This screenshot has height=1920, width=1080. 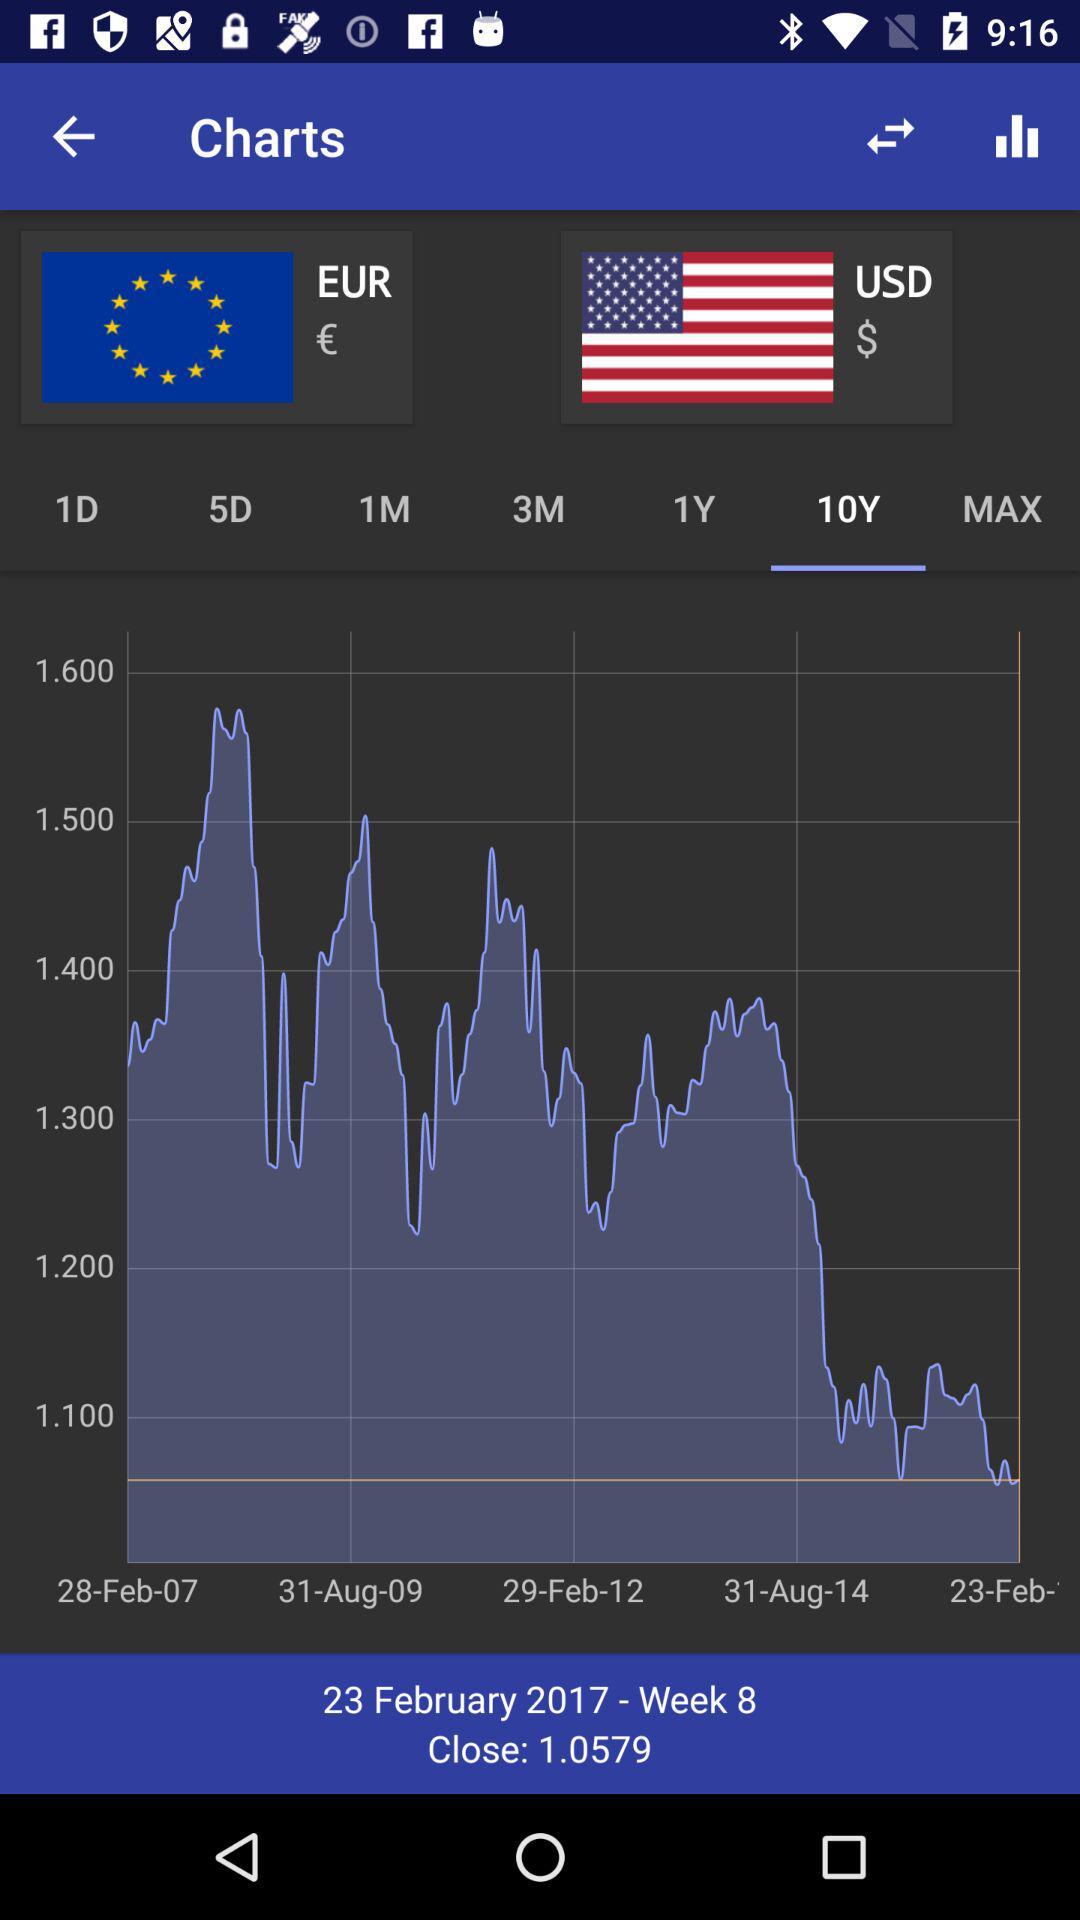 I want to click on the item to the left of the charts item, so click(x=72, y=135).